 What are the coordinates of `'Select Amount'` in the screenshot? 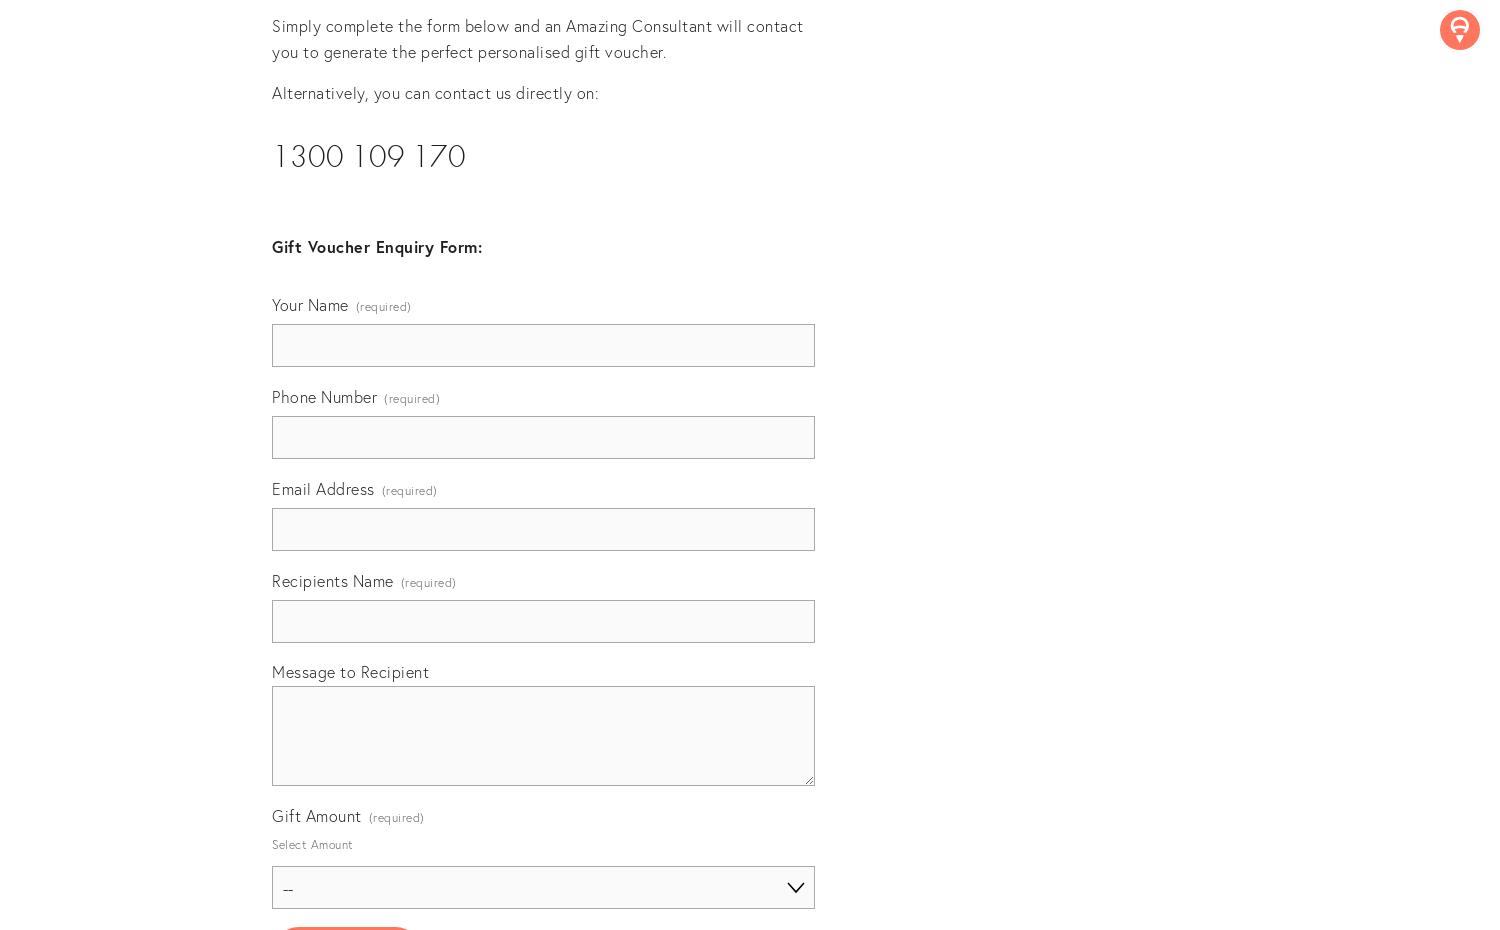 It's located at (312, 843).